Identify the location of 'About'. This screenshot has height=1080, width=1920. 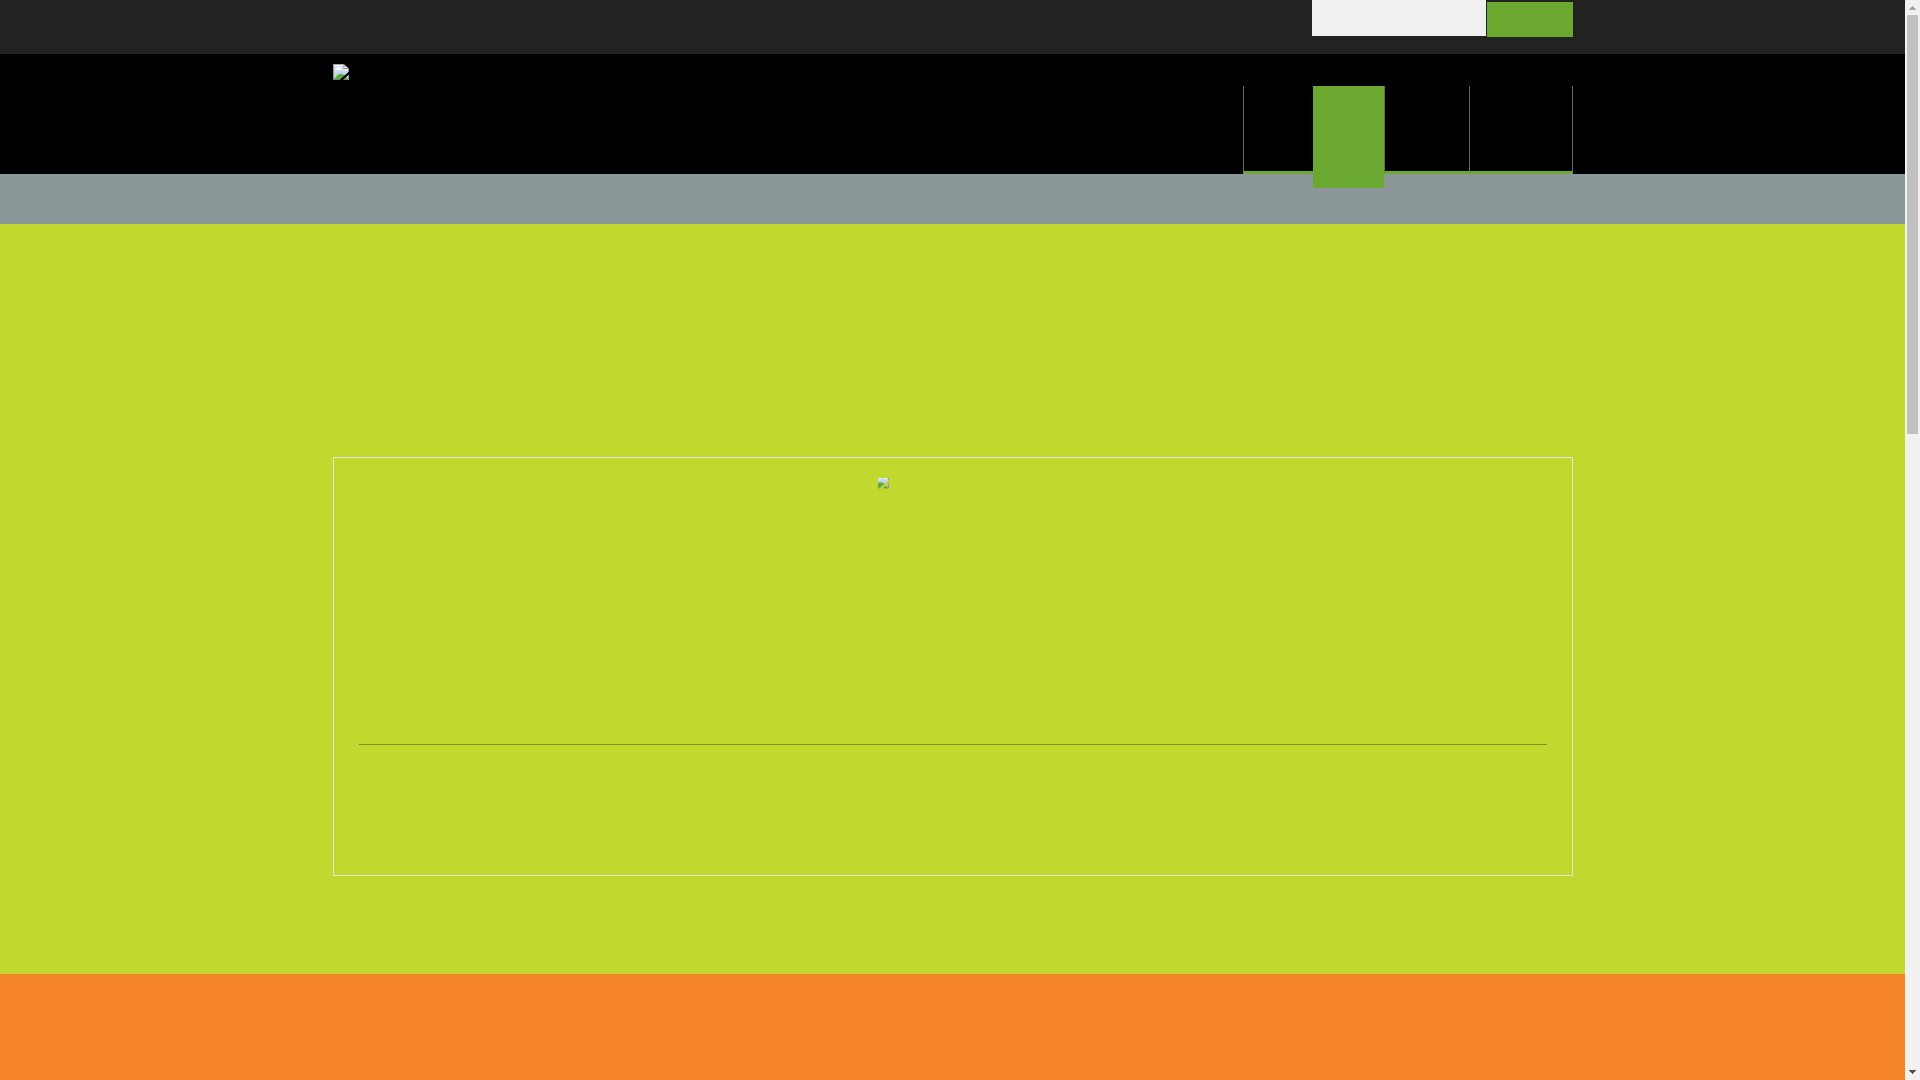
(1348, 136).